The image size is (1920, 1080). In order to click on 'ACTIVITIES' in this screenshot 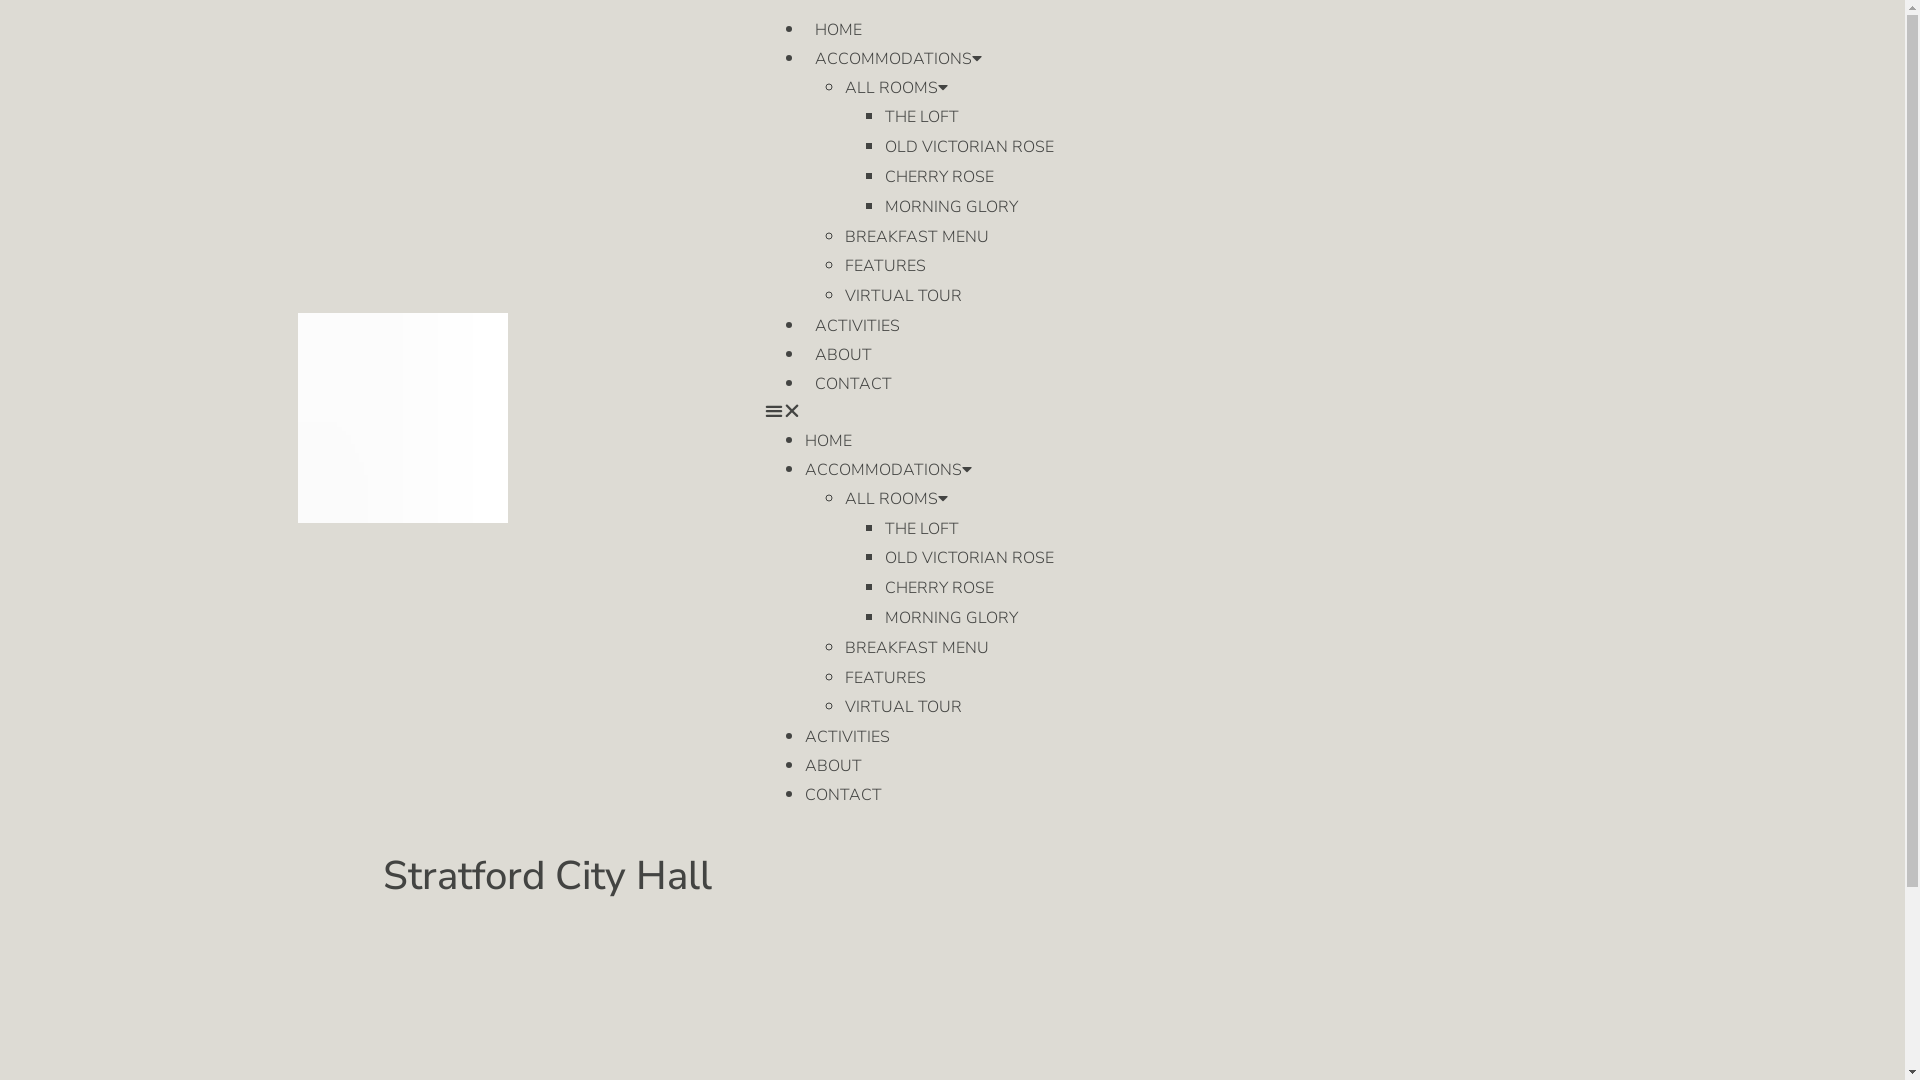, I will do `click(847, 736)`.